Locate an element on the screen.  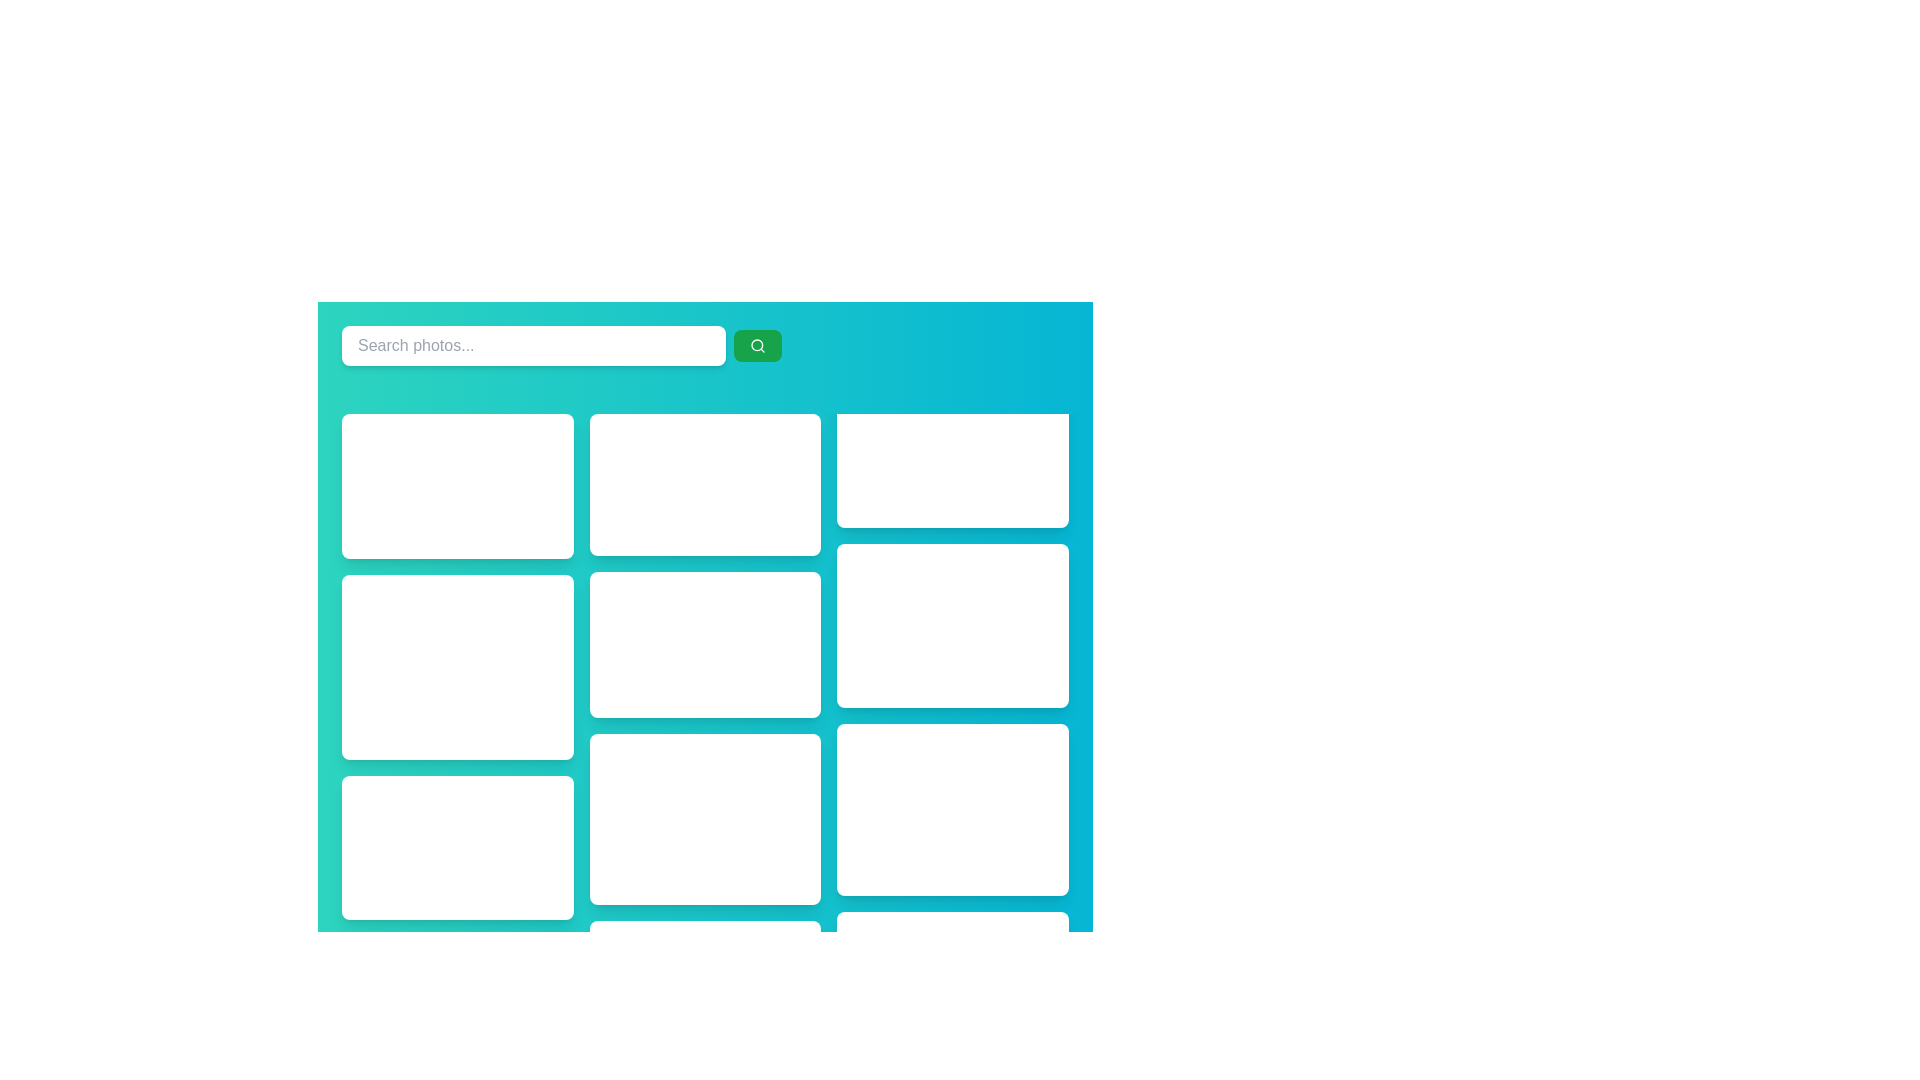
the Decorative SVG element that represents the center of the circular search glass outline, which is part of the magnifying glass icon located adjacent to the search input field is located at coordinates (756, 344).